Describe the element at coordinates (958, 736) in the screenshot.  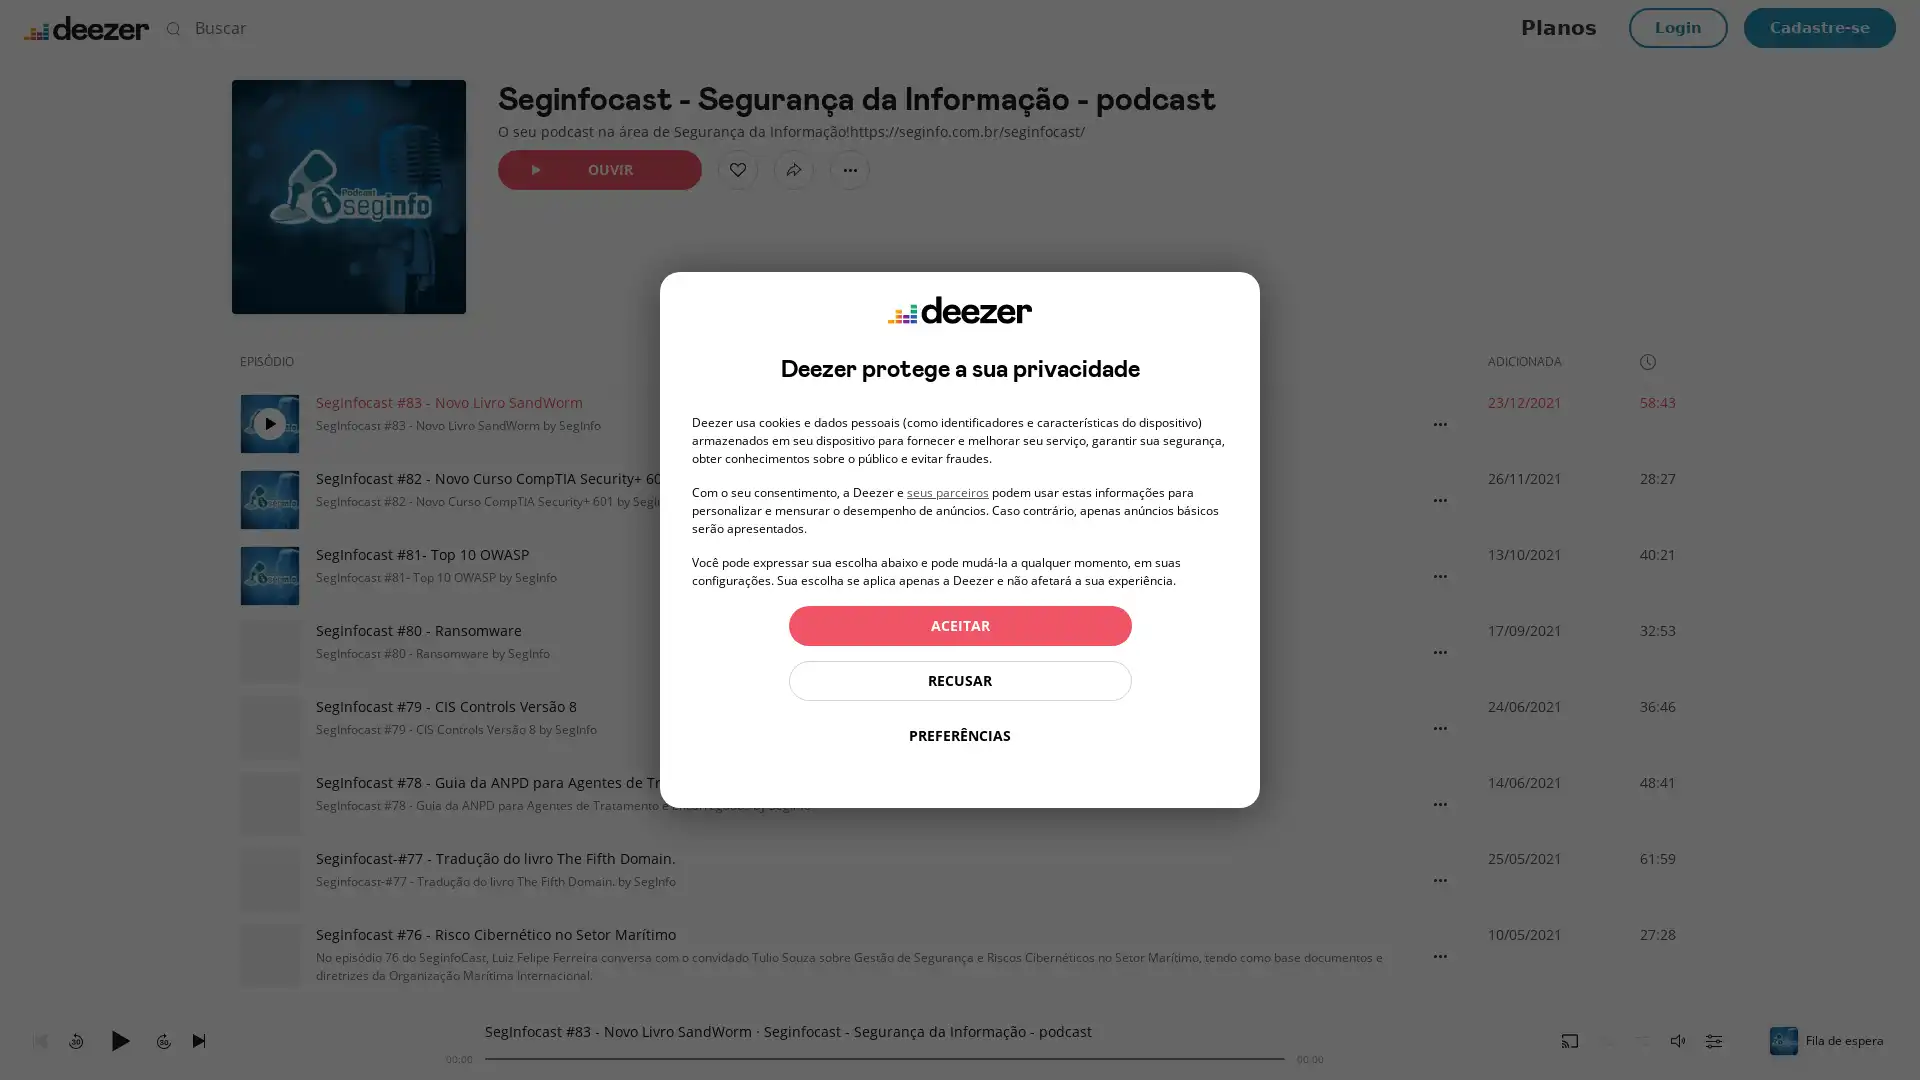
I see `PREFERENCIAS` at that location.